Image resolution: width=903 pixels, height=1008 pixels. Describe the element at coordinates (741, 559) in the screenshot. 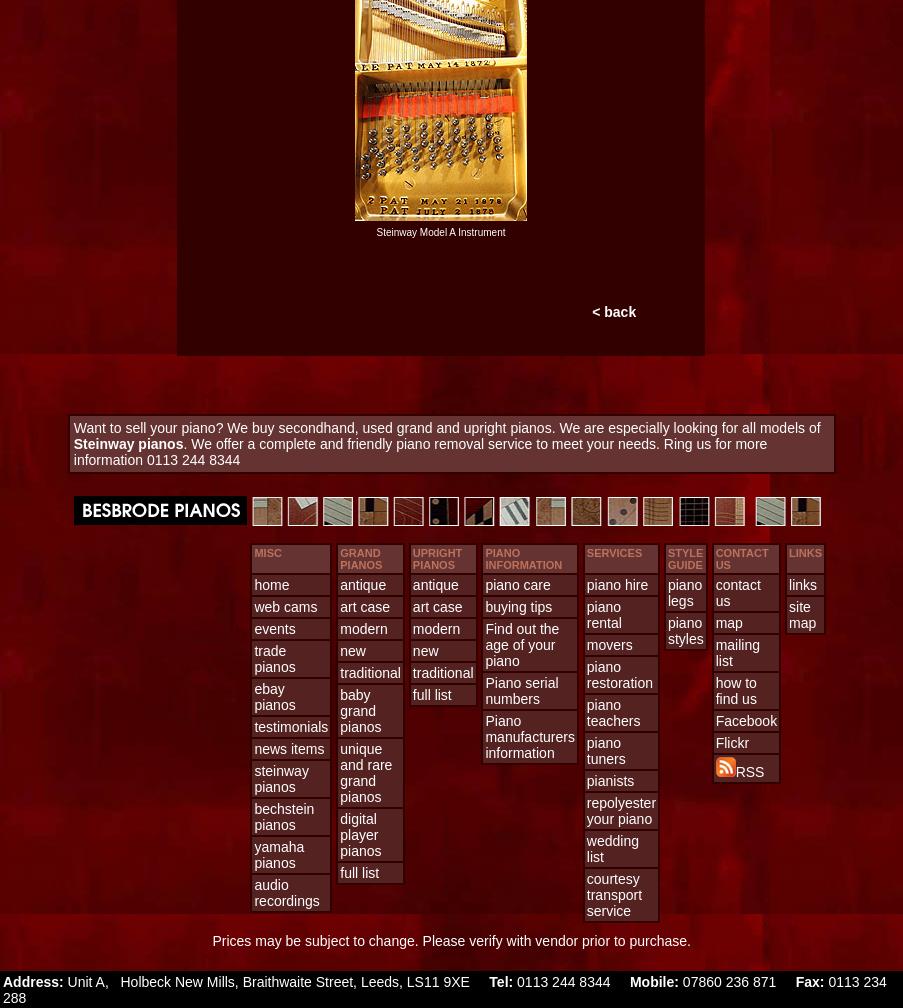

I see `'CONTACT US'` at that location.